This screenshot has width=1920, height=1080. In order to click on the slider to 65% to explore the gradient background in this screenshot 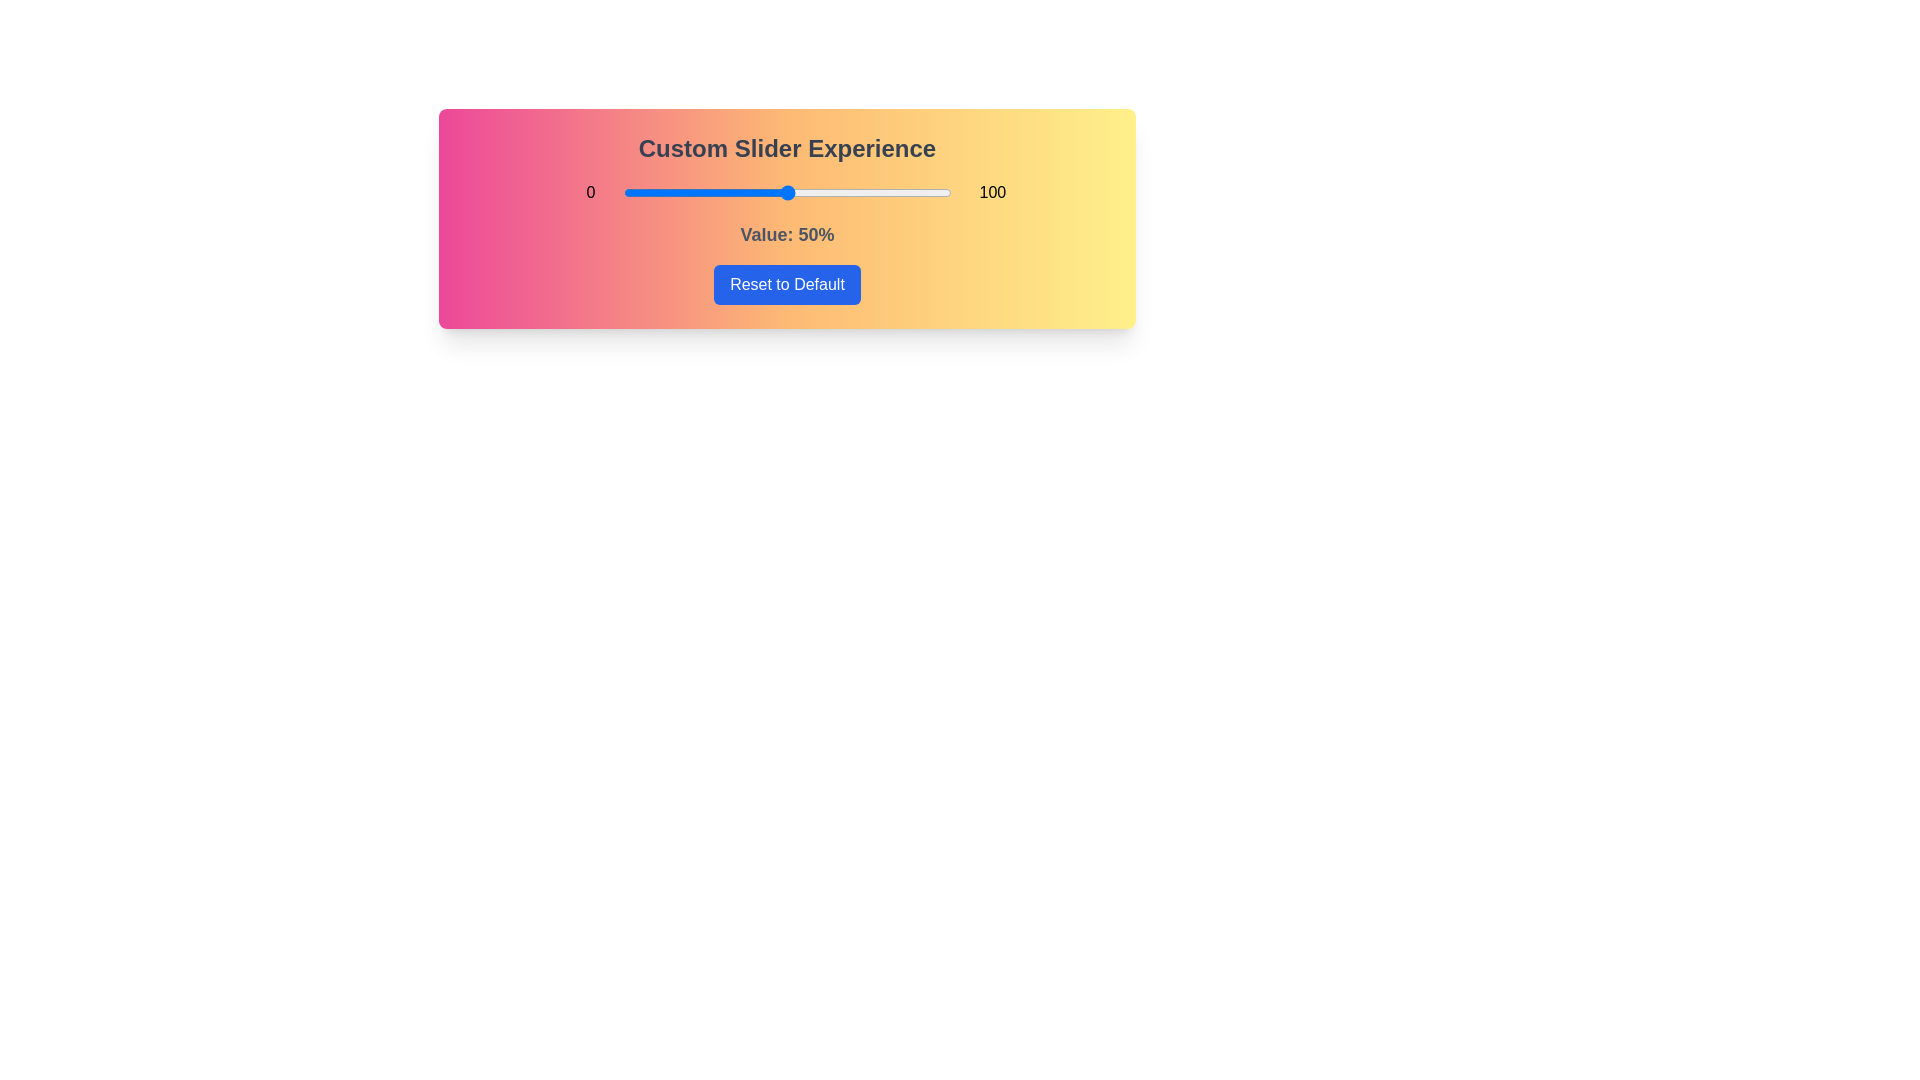, I will do `click(836, 192)`.